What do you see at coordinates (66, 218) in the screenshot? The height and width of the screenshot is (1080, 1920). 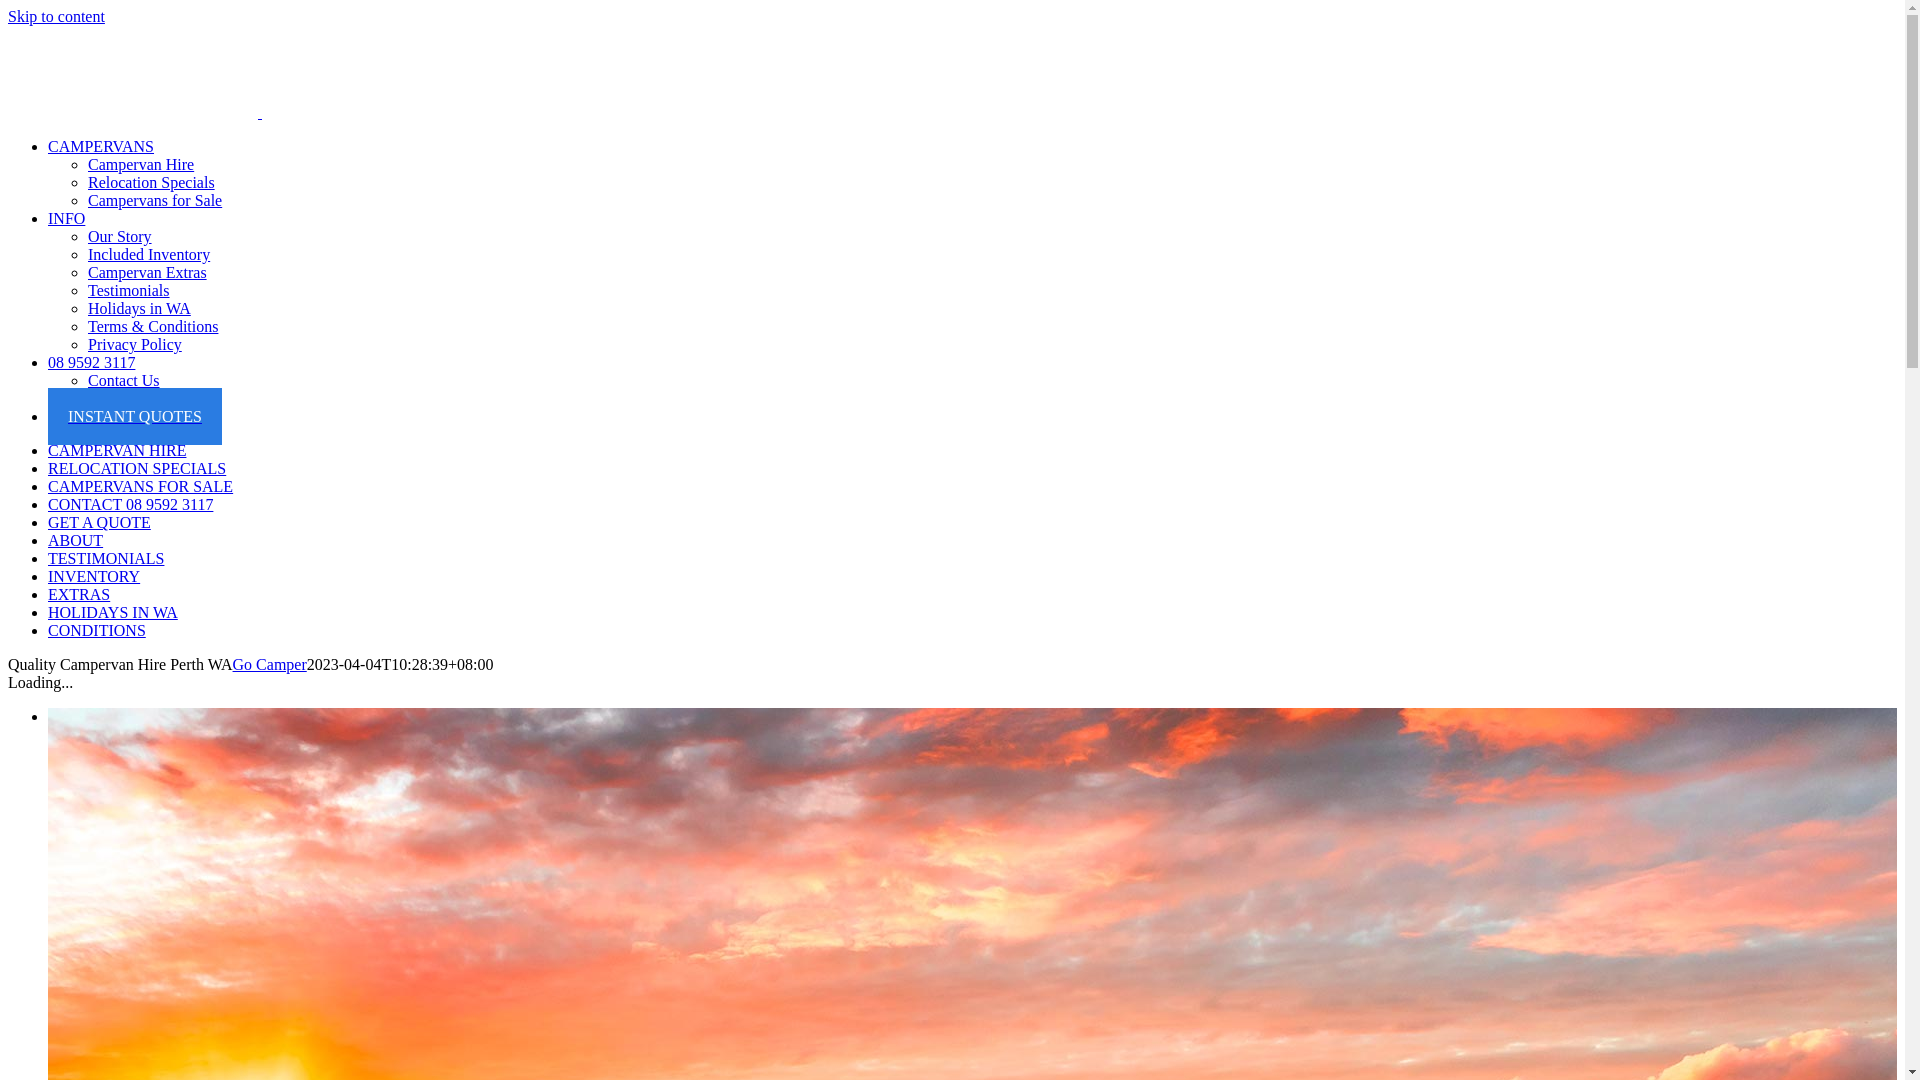 I see `'INFO'` at bounding box center [66, 218].